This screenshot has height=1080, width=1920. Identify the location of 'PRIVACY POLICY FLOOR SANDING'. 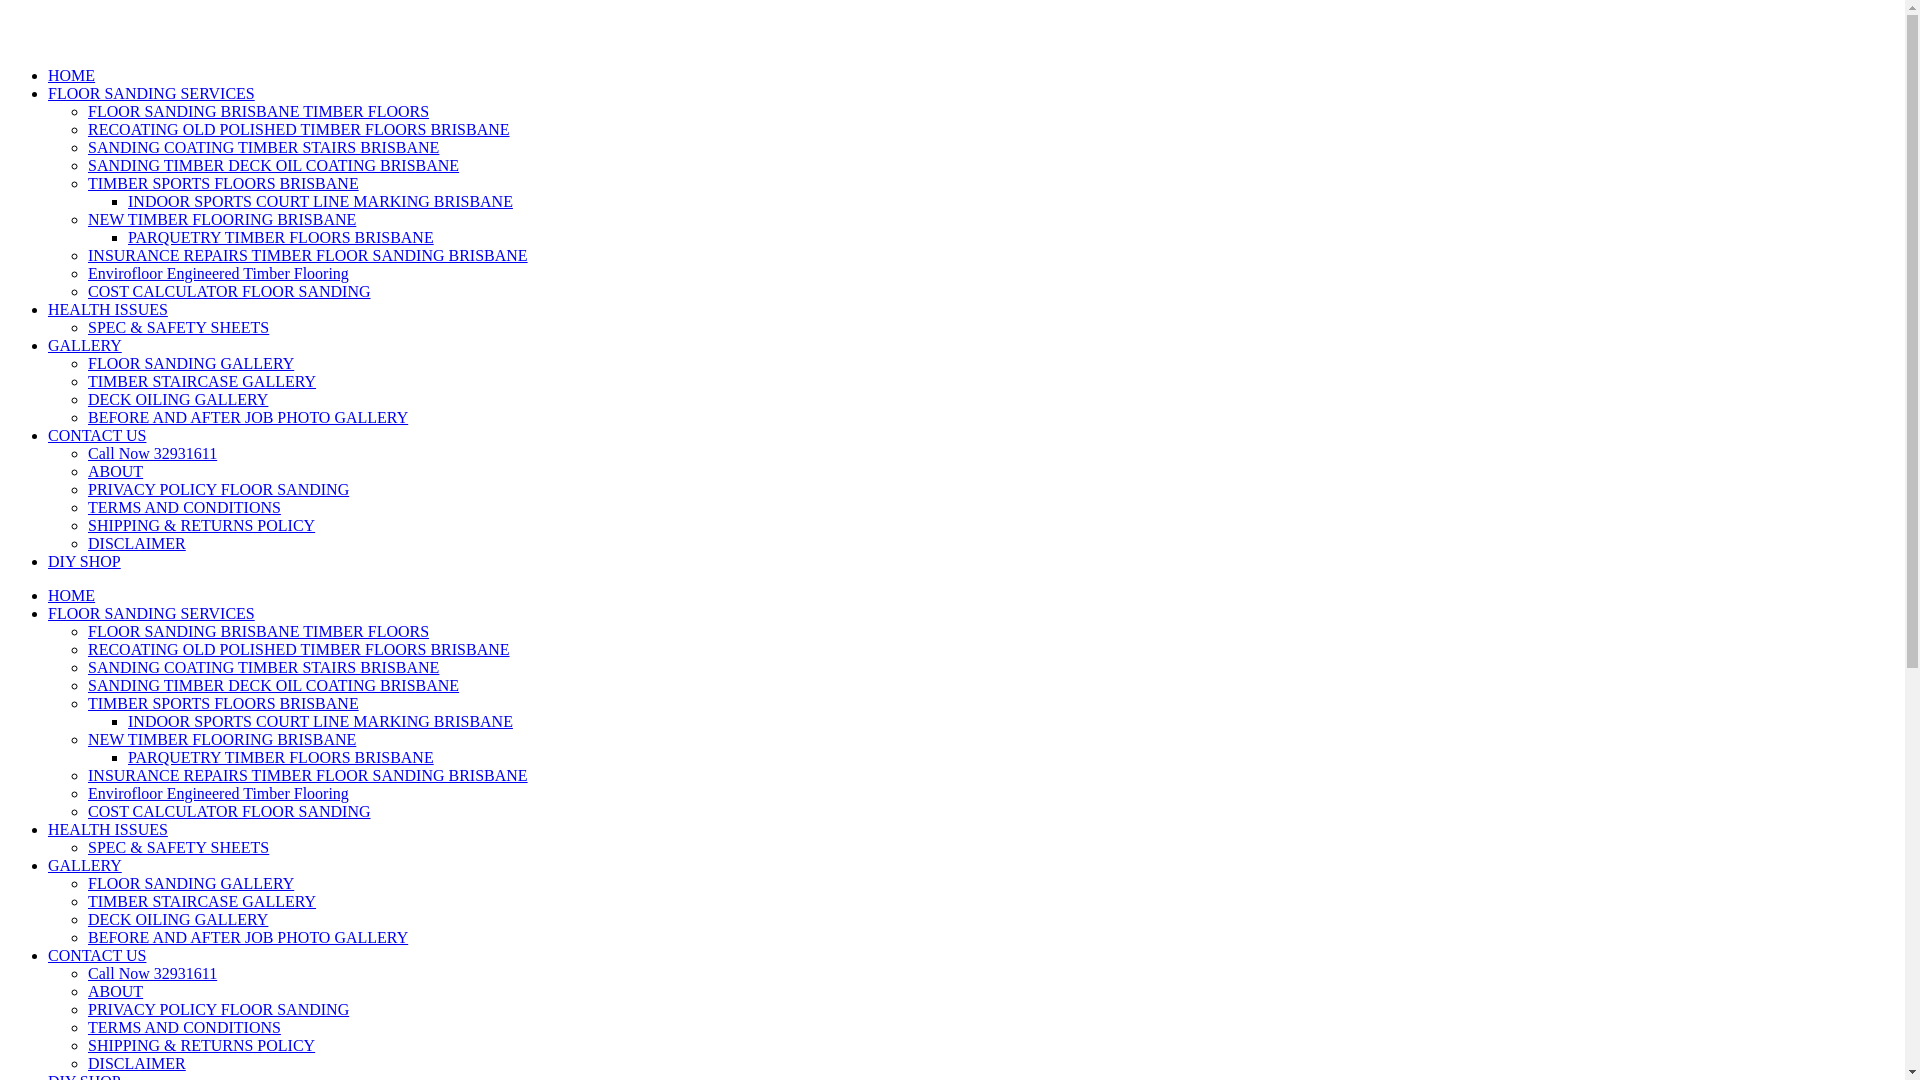
(218, 1009).